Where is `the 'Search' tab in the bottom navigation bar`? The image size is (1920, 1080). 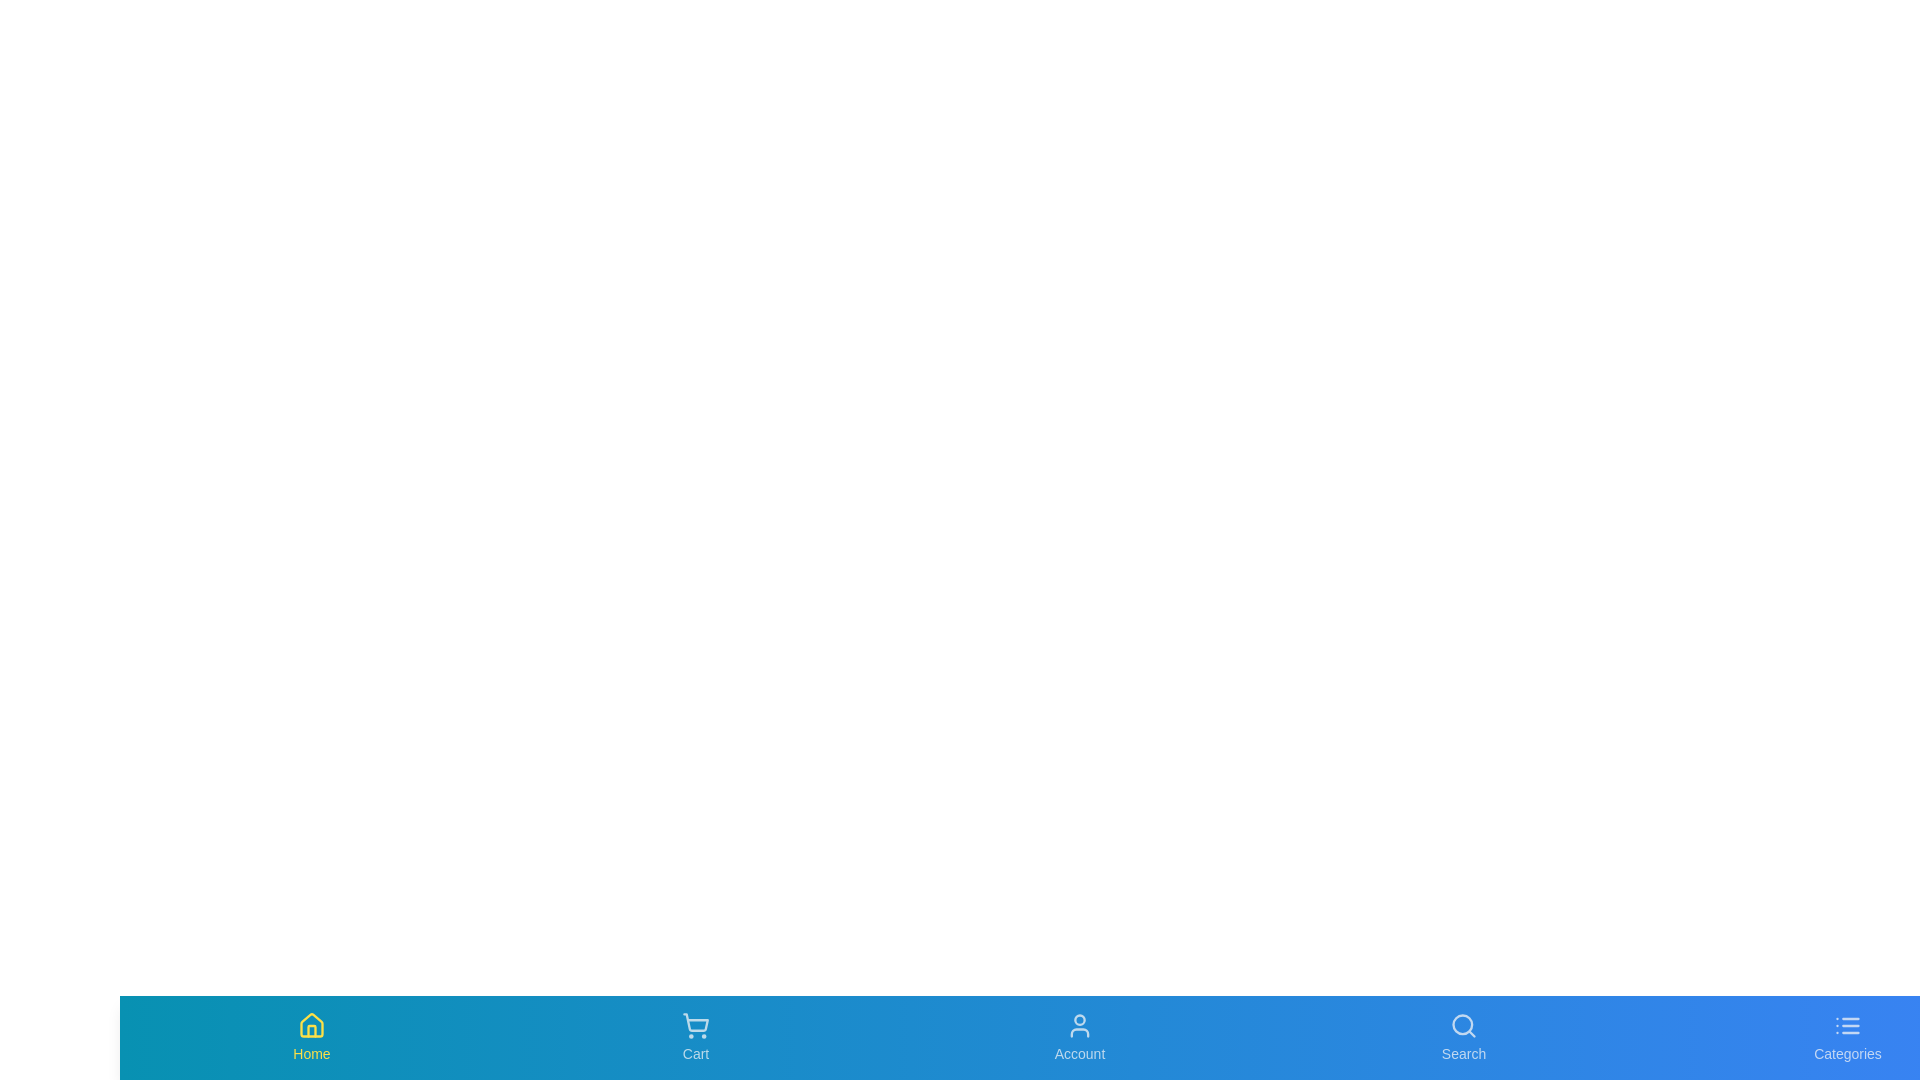
the 'Search' tab in the bottom navigation bar is located at coordinates (1464, 1036).